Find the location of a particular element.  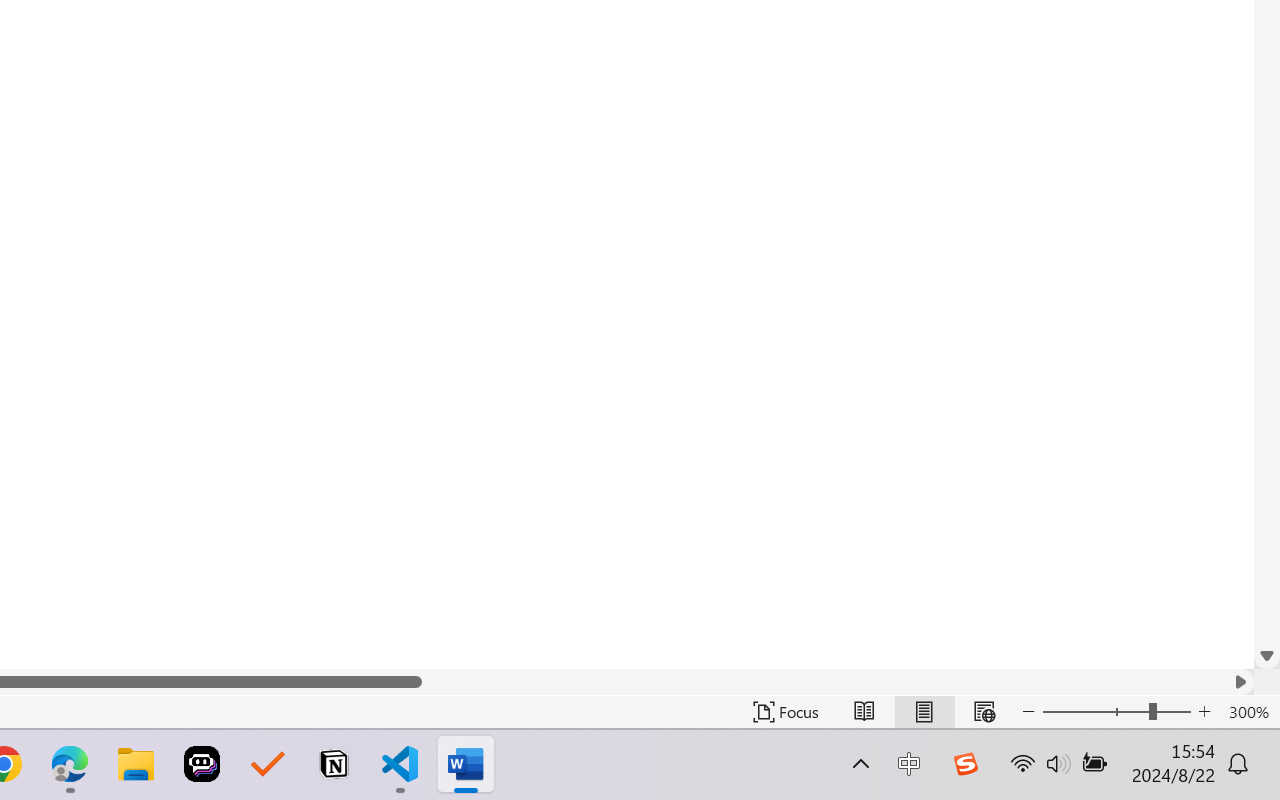

'Print Layout' is located at coordinates (923, 711).